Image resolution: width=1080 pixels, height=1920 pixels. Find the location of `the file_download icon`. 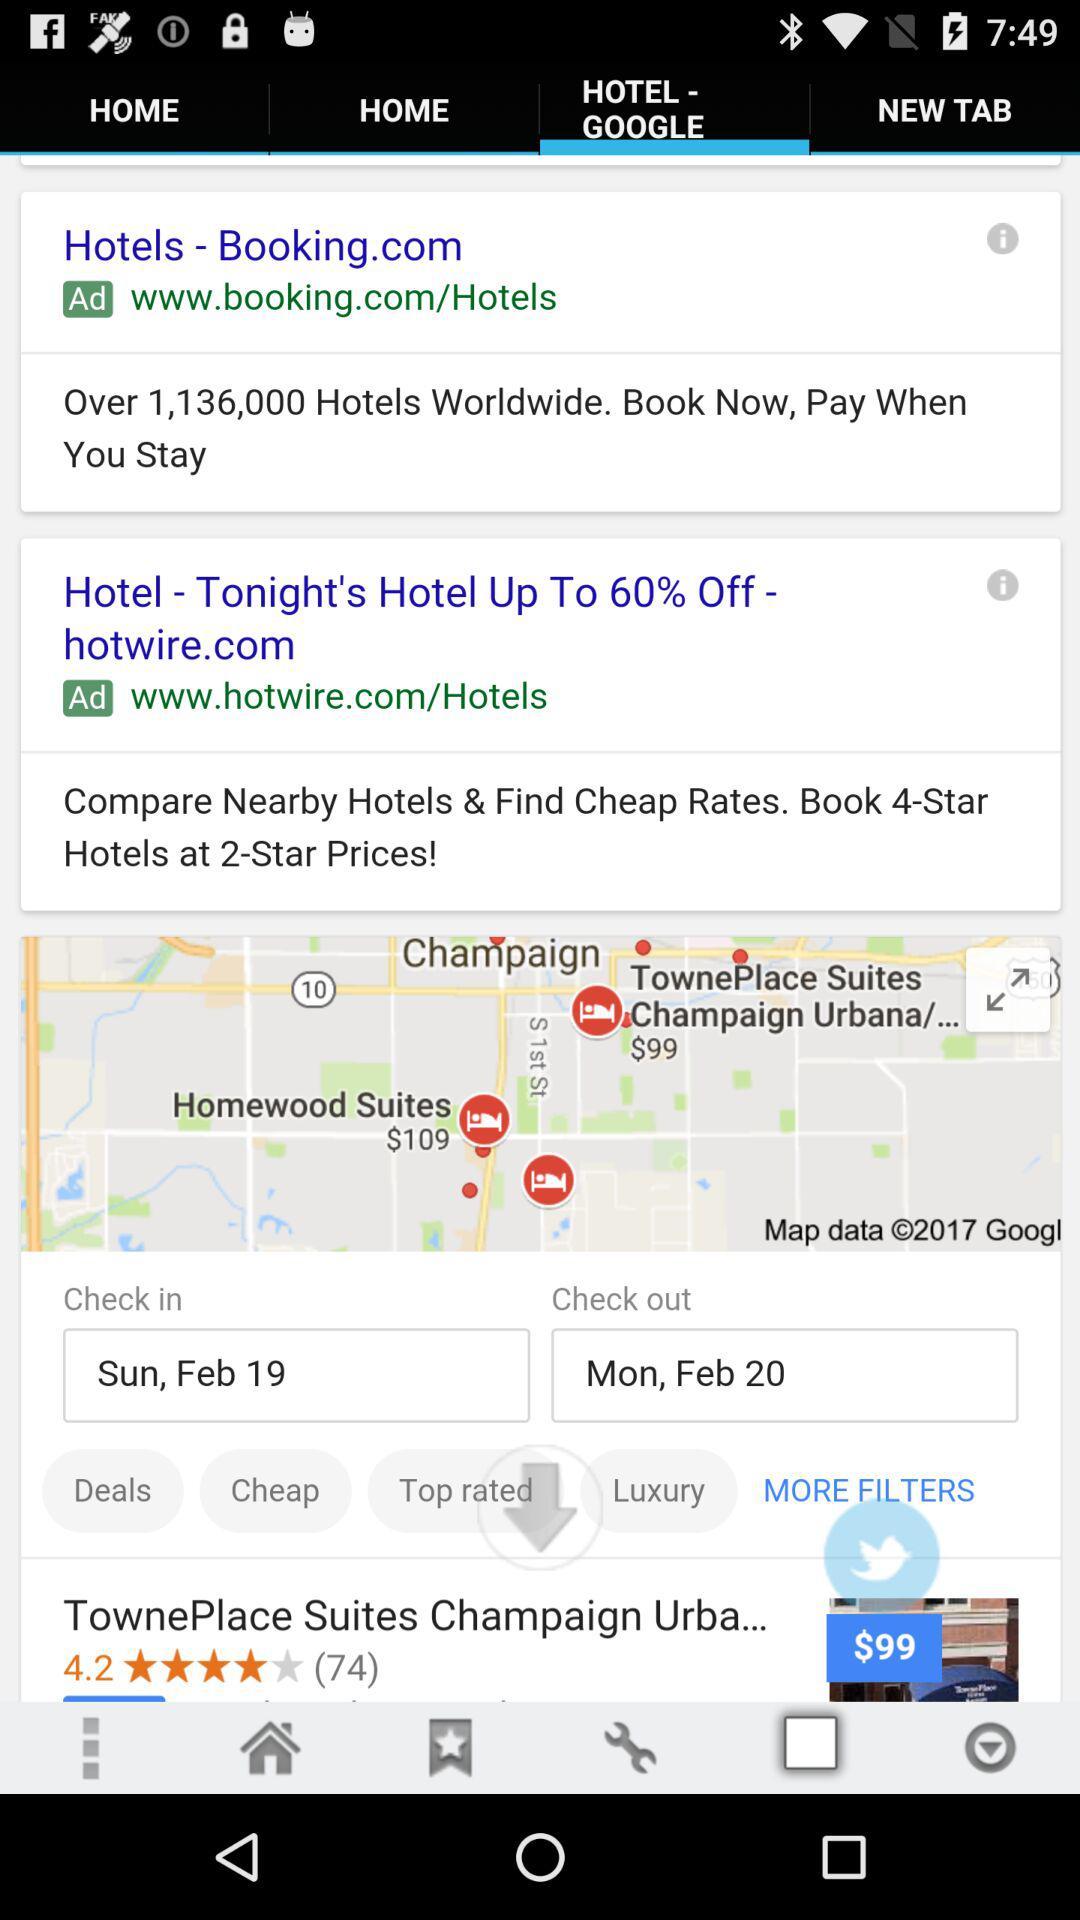

the file_download icon is located at coordinates (540, 1613).